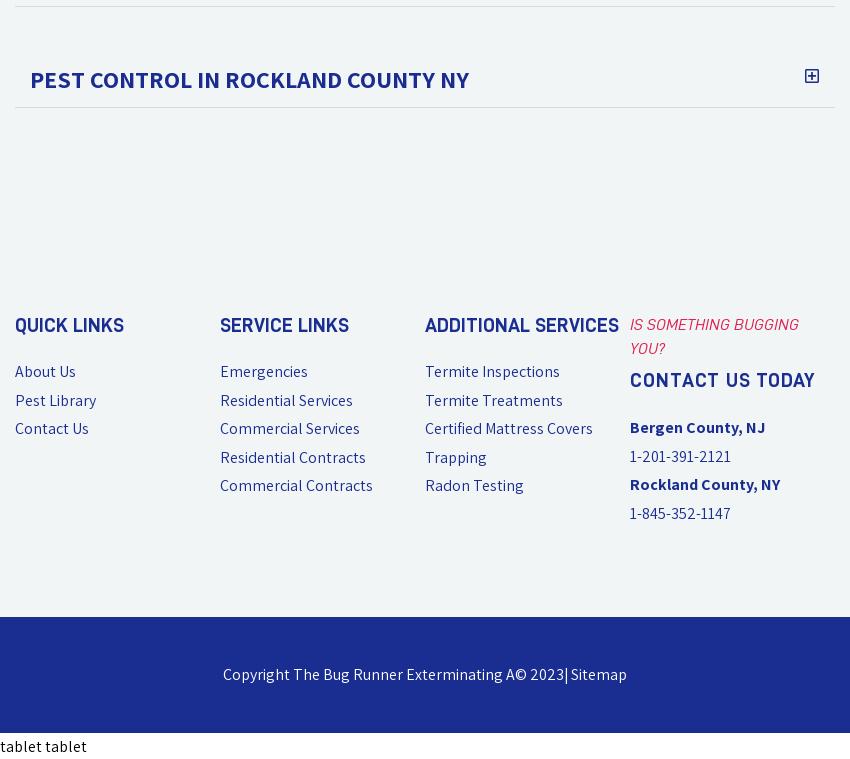 This screenshot has width=850, height=759. Describe the element at coordinates (425, 324) in the screenshot. I see `'Additional Services'` at that location.